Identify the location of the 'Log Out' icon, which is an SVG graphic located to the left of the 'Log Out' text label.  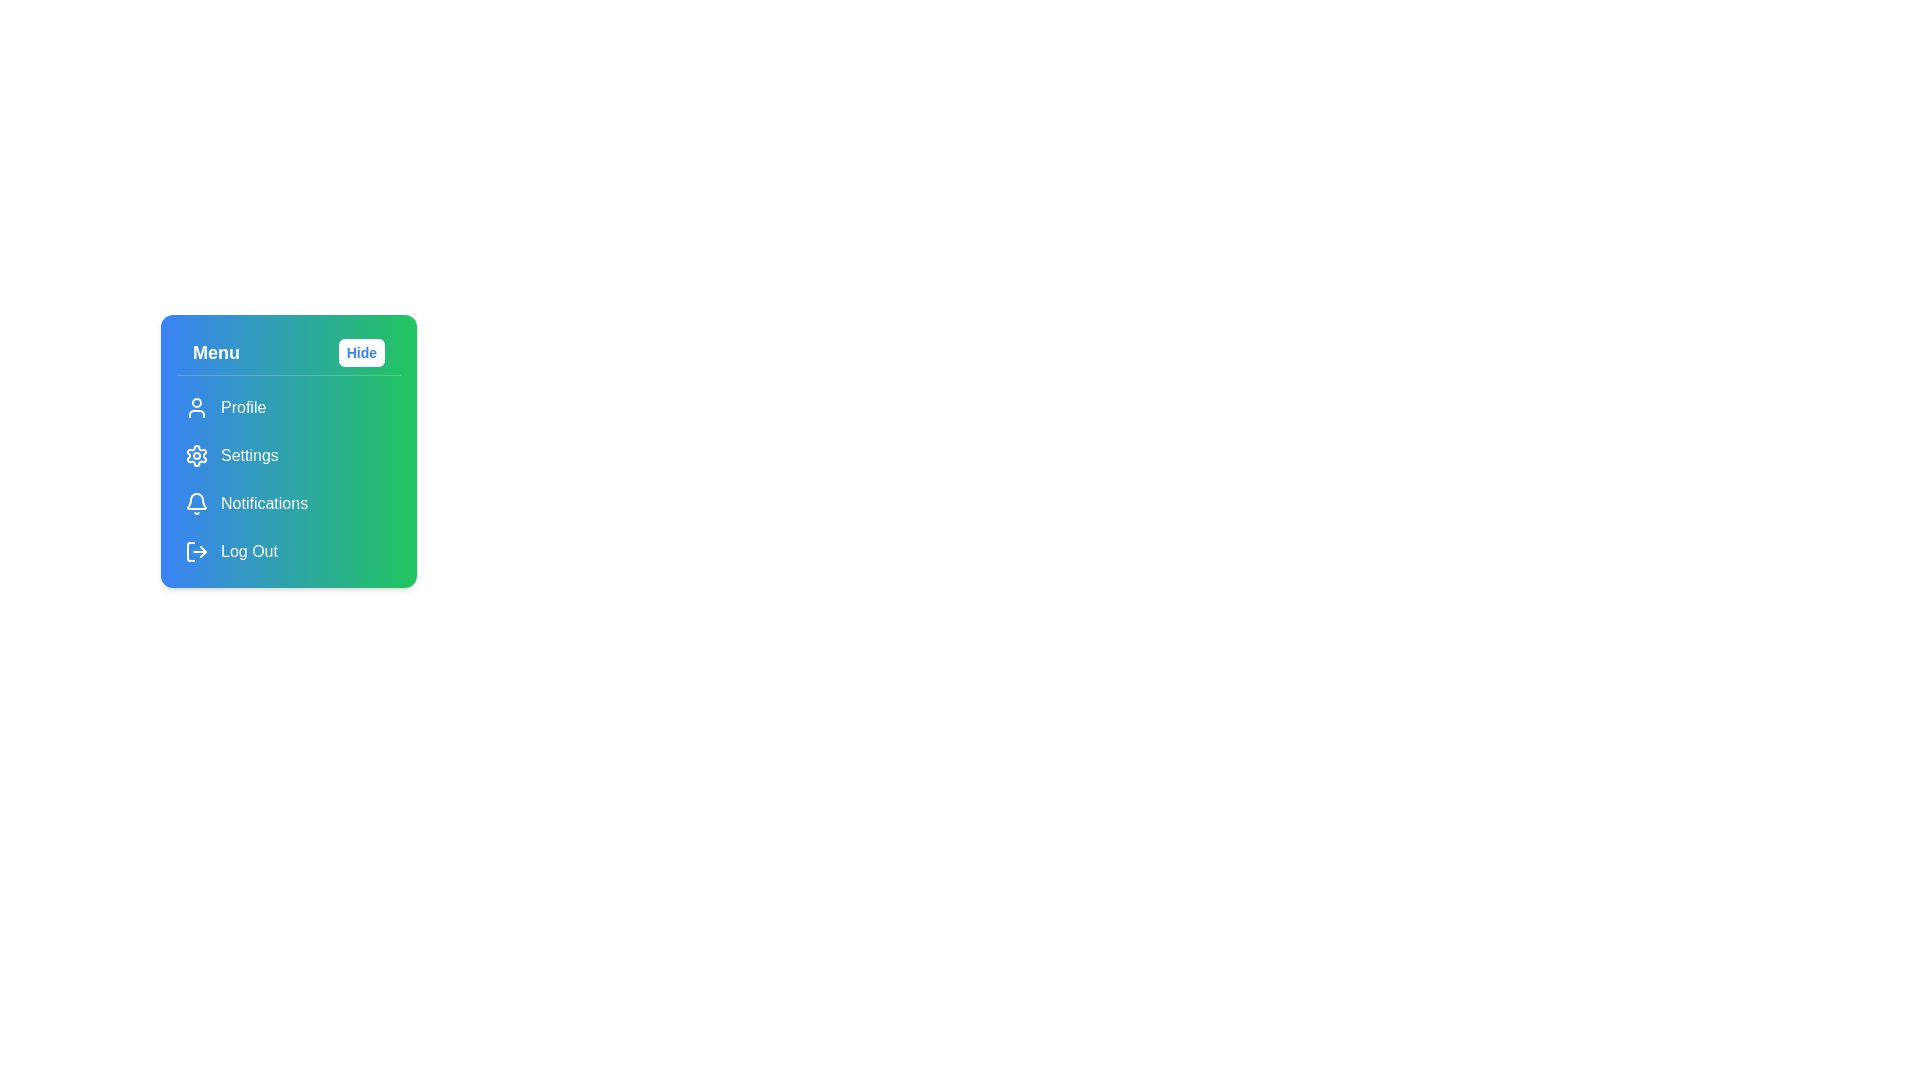
(196, 551).